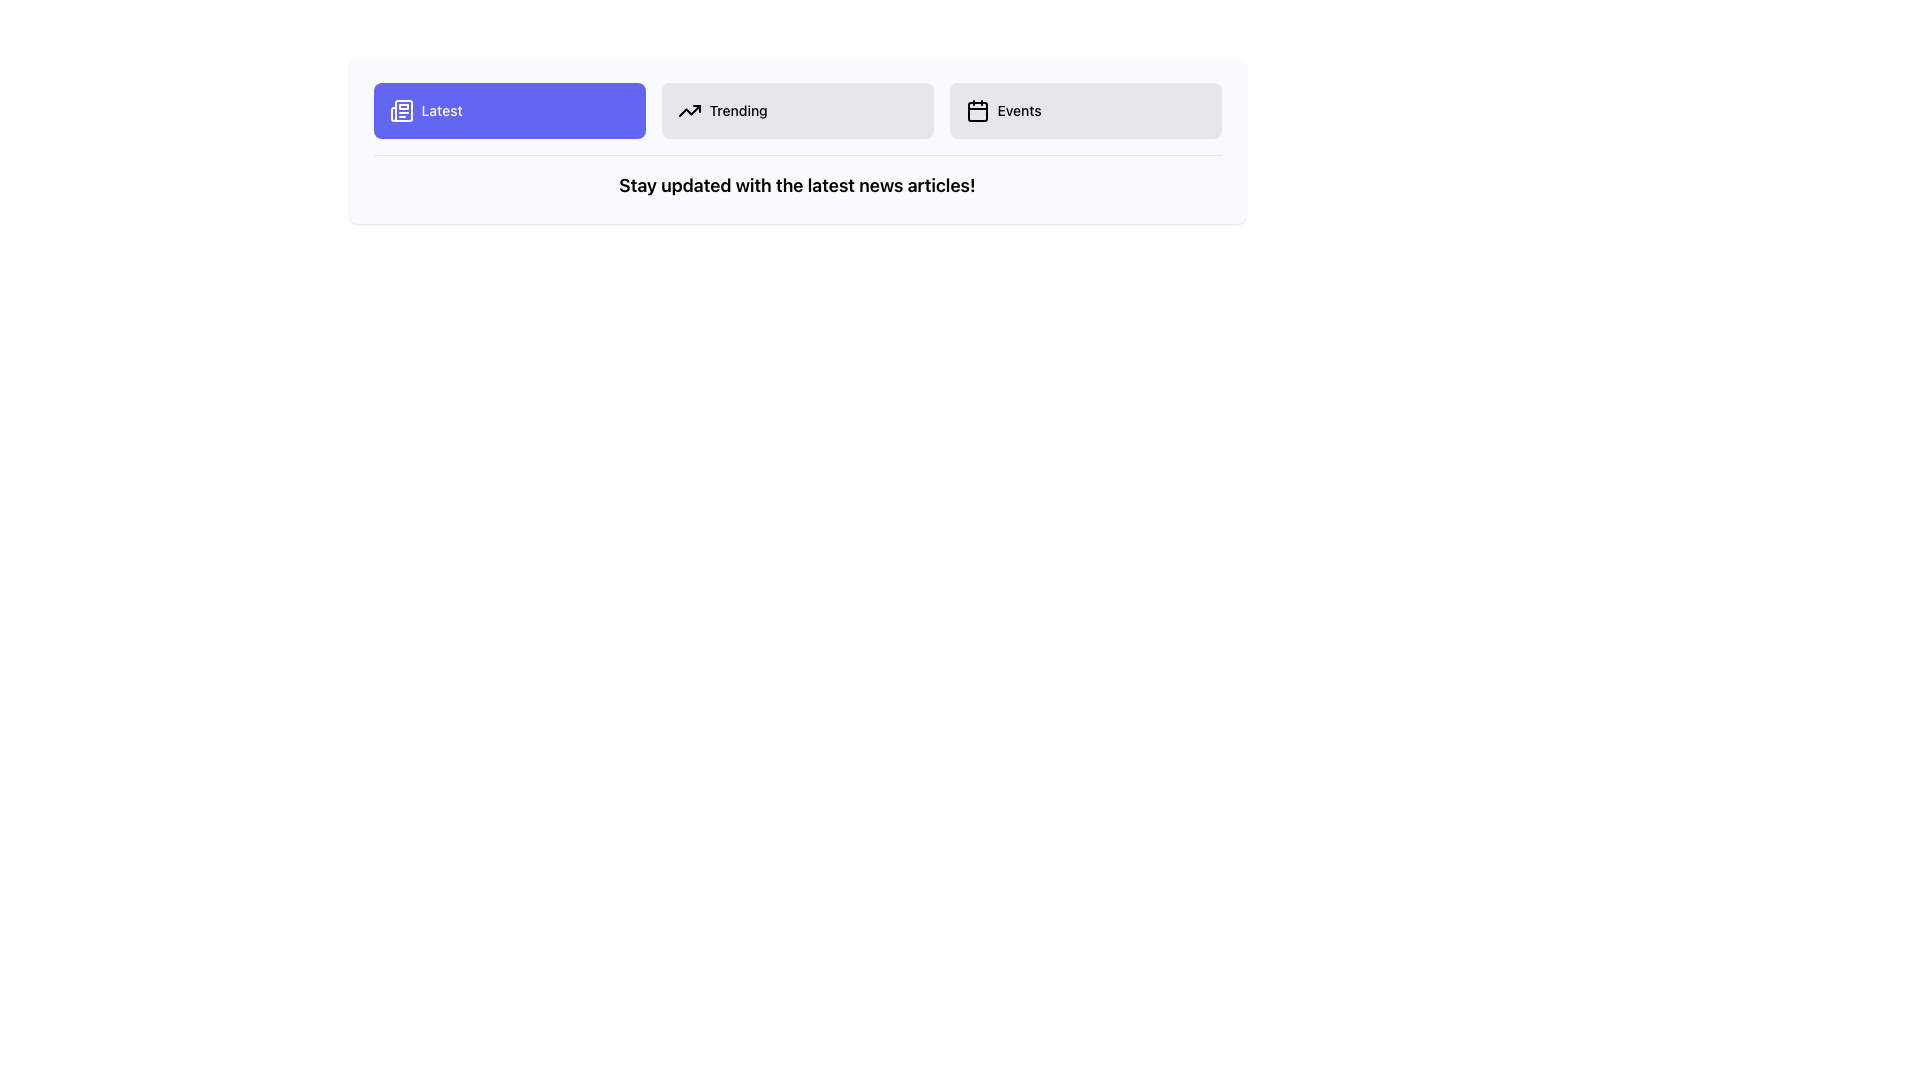  Describe the element at coordinates (796, 140) in the screenshot. I see `to select or activate the 'Trending' category button, which is the middle segment of a rectangular button with a light gray background and rounded corners` at that location.